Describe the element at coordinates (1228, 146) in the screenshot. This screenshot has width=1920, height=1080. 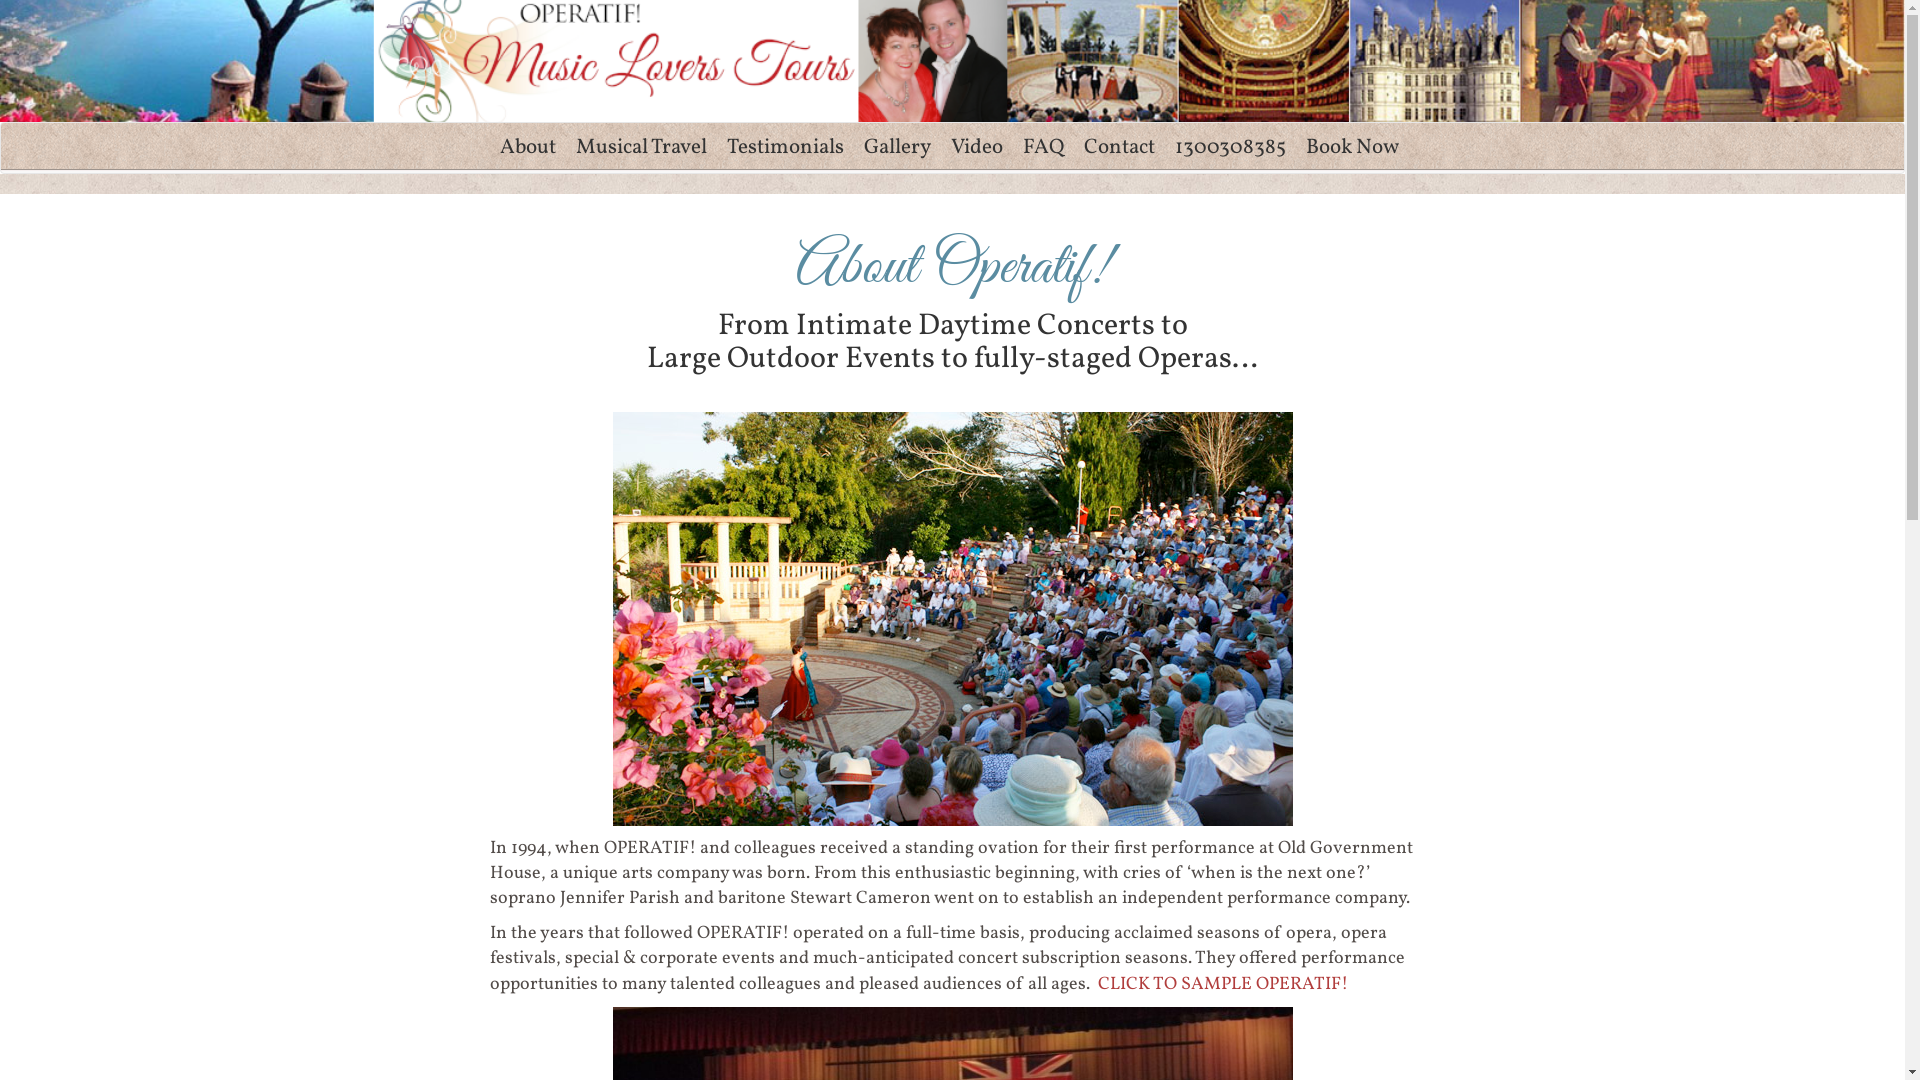
I see `'1300308385'` at that location.